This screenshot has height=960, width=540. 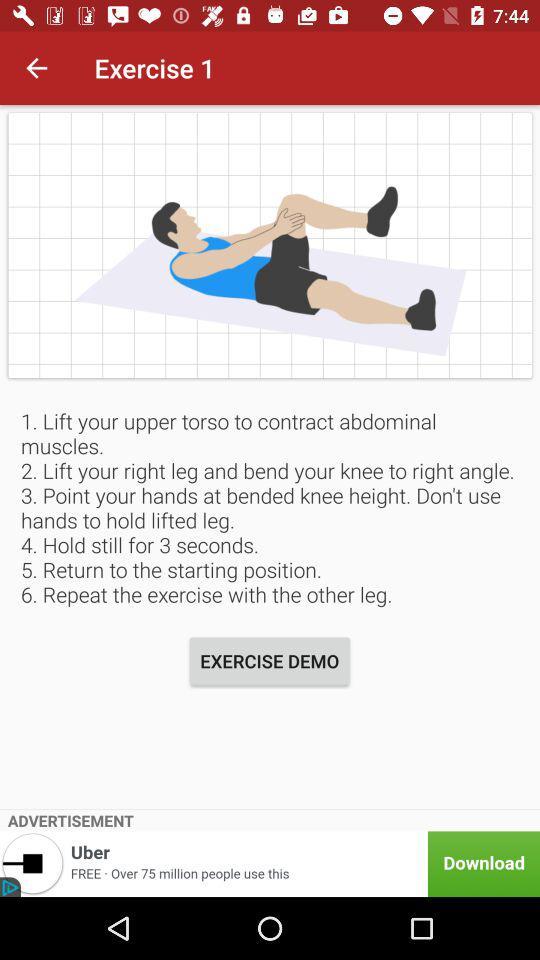 What do you see at coordinates (270, 863) in the screenshot?
I see `advertisement` at bounding box center [270, 863].